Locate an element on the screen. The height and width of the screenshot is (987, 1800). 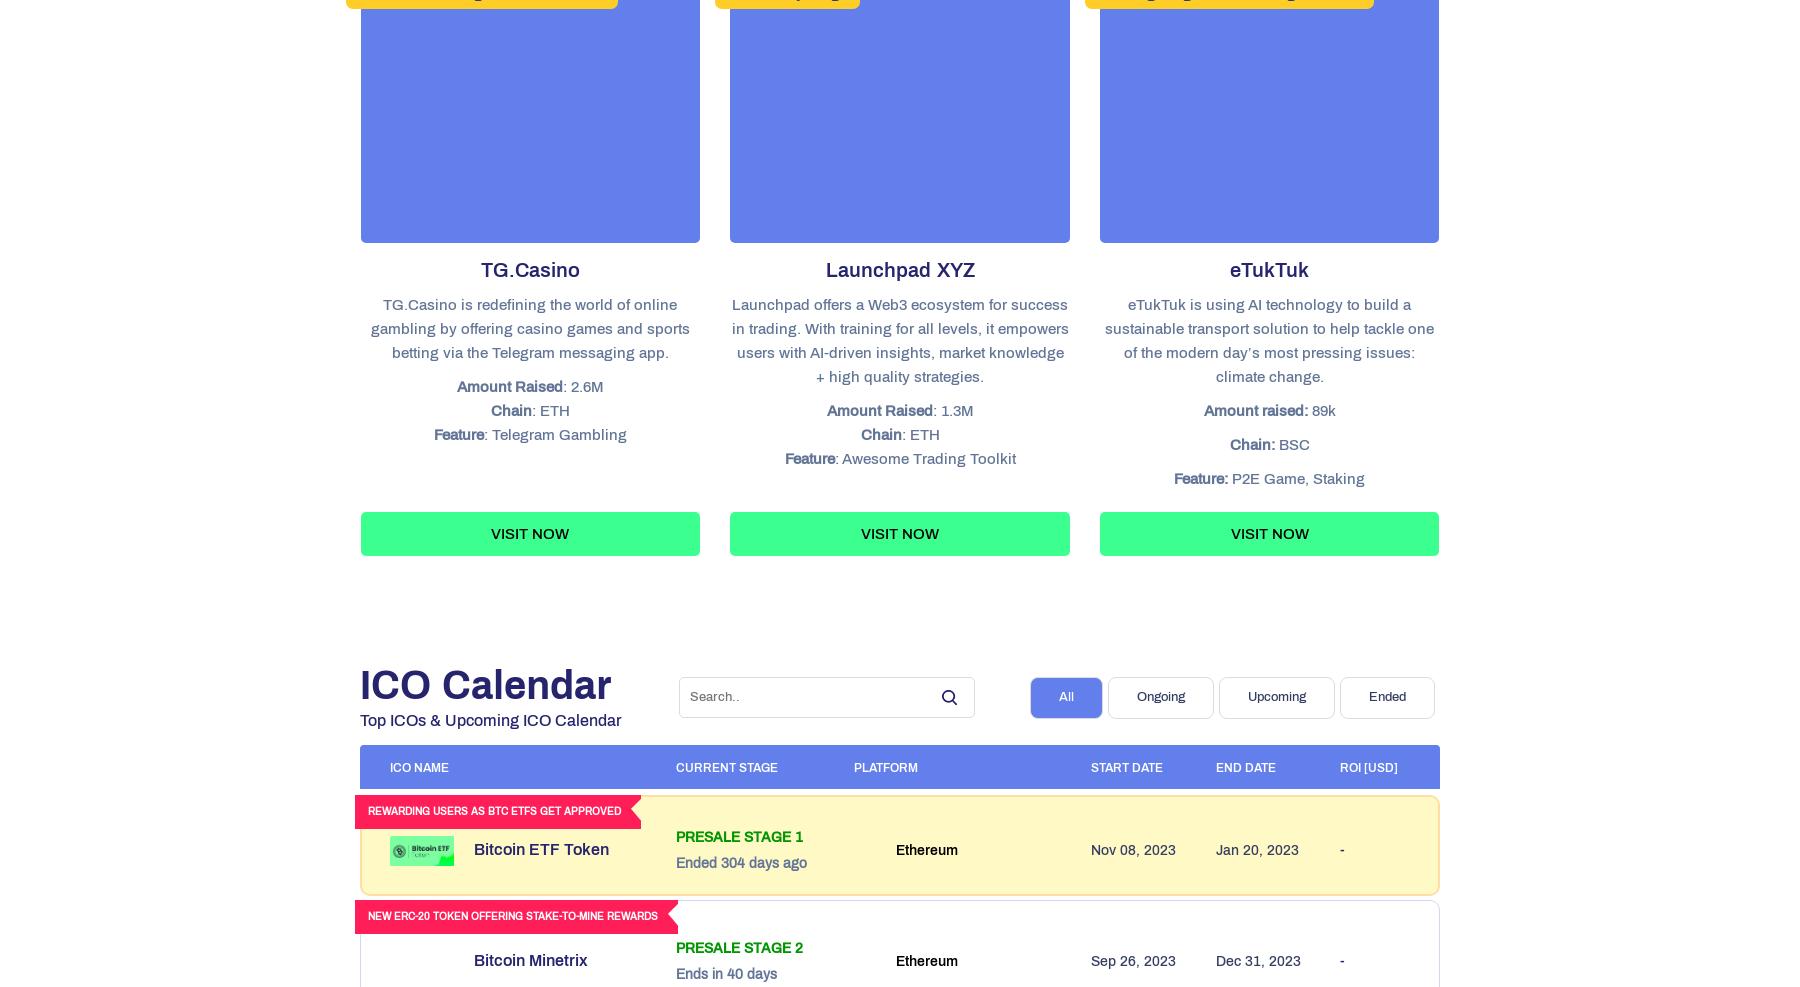
'CURRENT STAGE' is located at coordinates (726, 766).